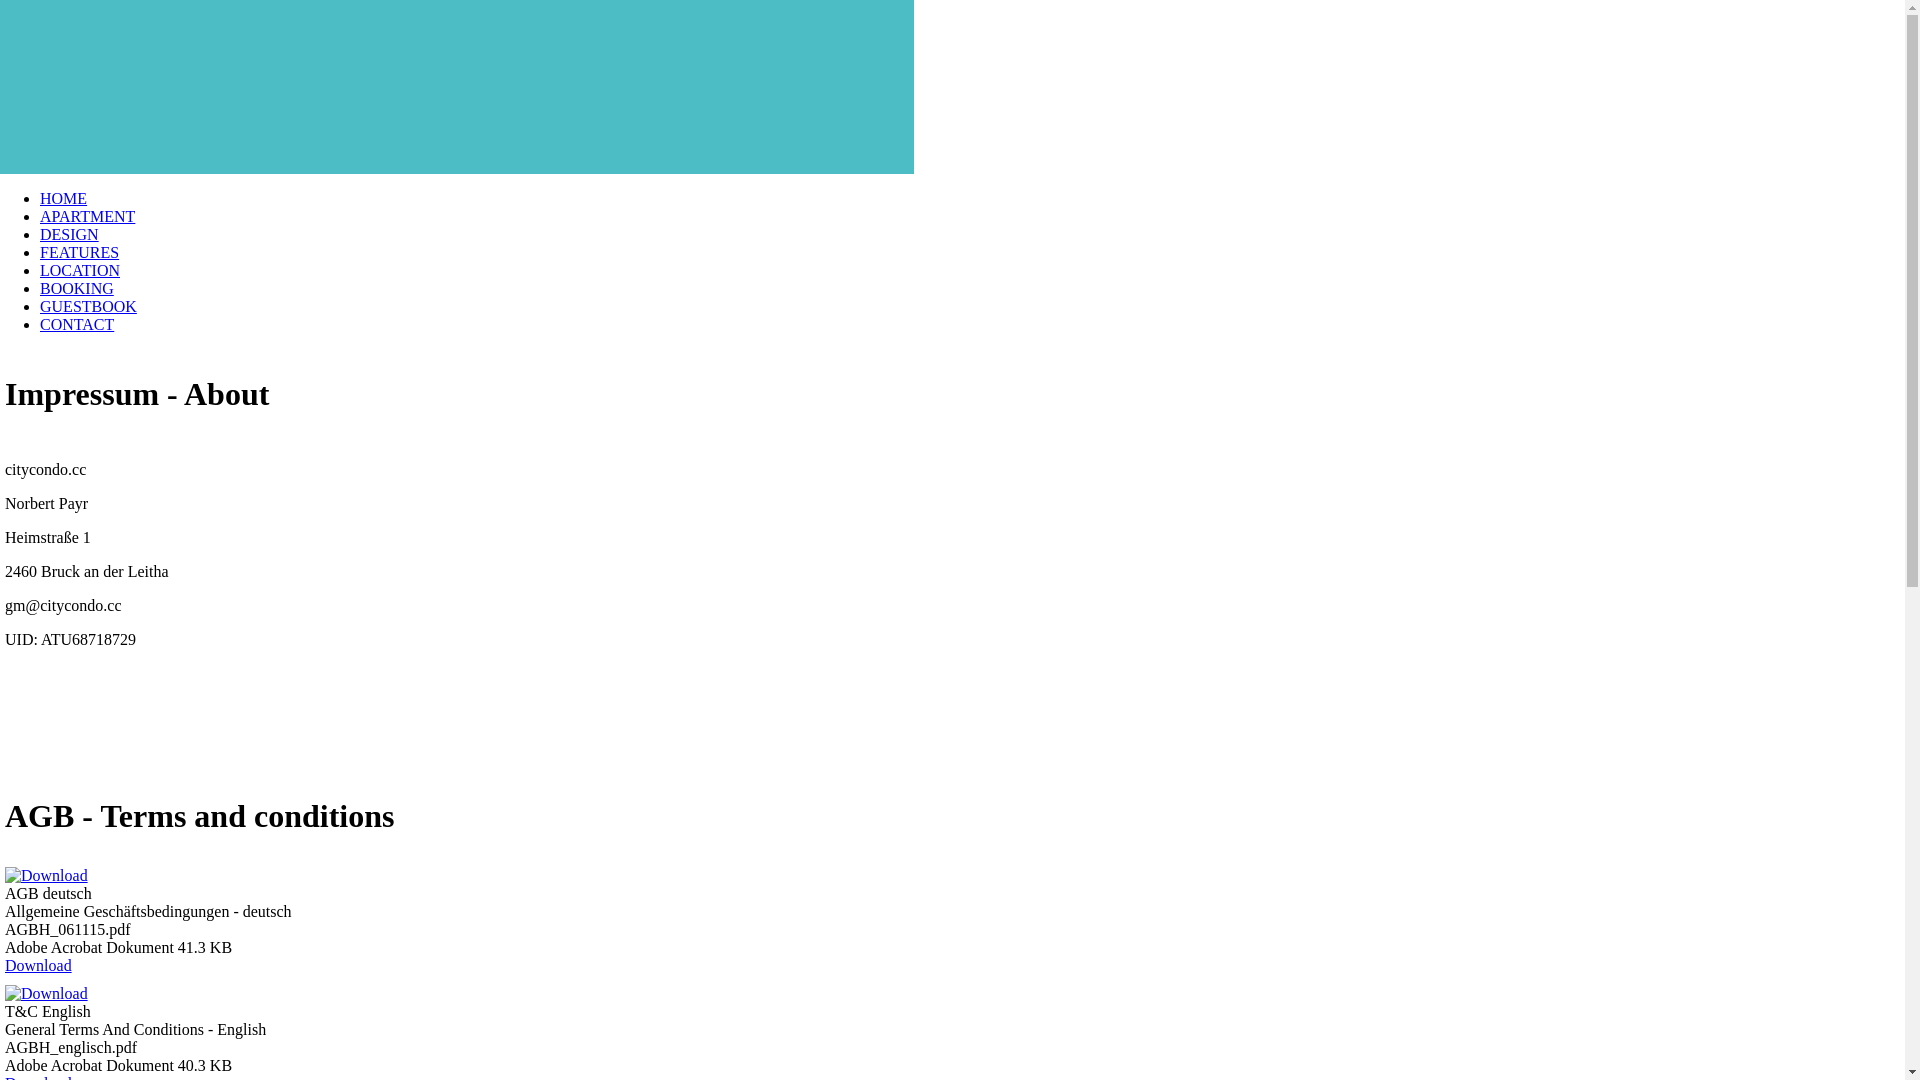 This screenshot has width=1920, height=1080. Describe the element at coordinates (39, 270) in the screenshot. I see `'LOCATION'` at that location.